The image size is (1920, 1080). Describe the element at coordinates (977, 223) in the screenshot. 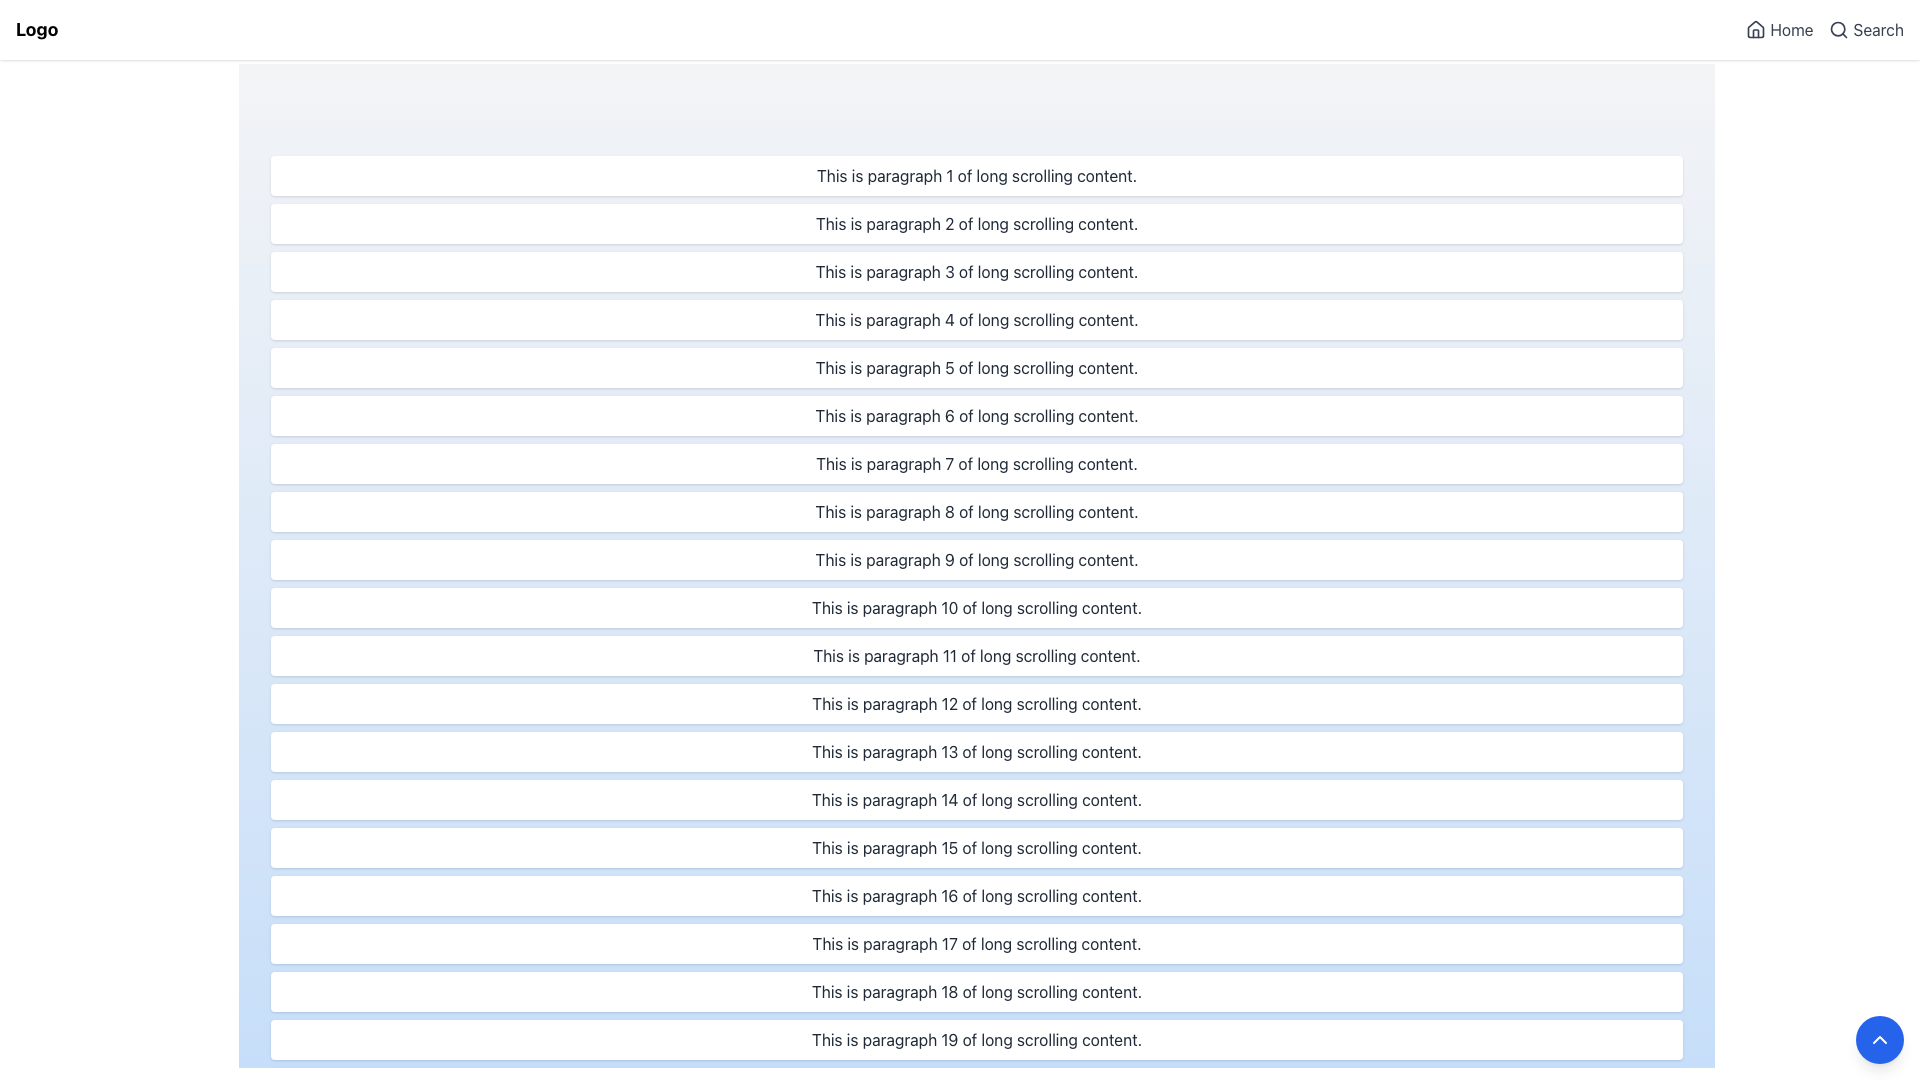

I see `the text in the second paragraph of the scrolling content layout, which is located directly below the first paragraph and above the third paragraph` at that location.